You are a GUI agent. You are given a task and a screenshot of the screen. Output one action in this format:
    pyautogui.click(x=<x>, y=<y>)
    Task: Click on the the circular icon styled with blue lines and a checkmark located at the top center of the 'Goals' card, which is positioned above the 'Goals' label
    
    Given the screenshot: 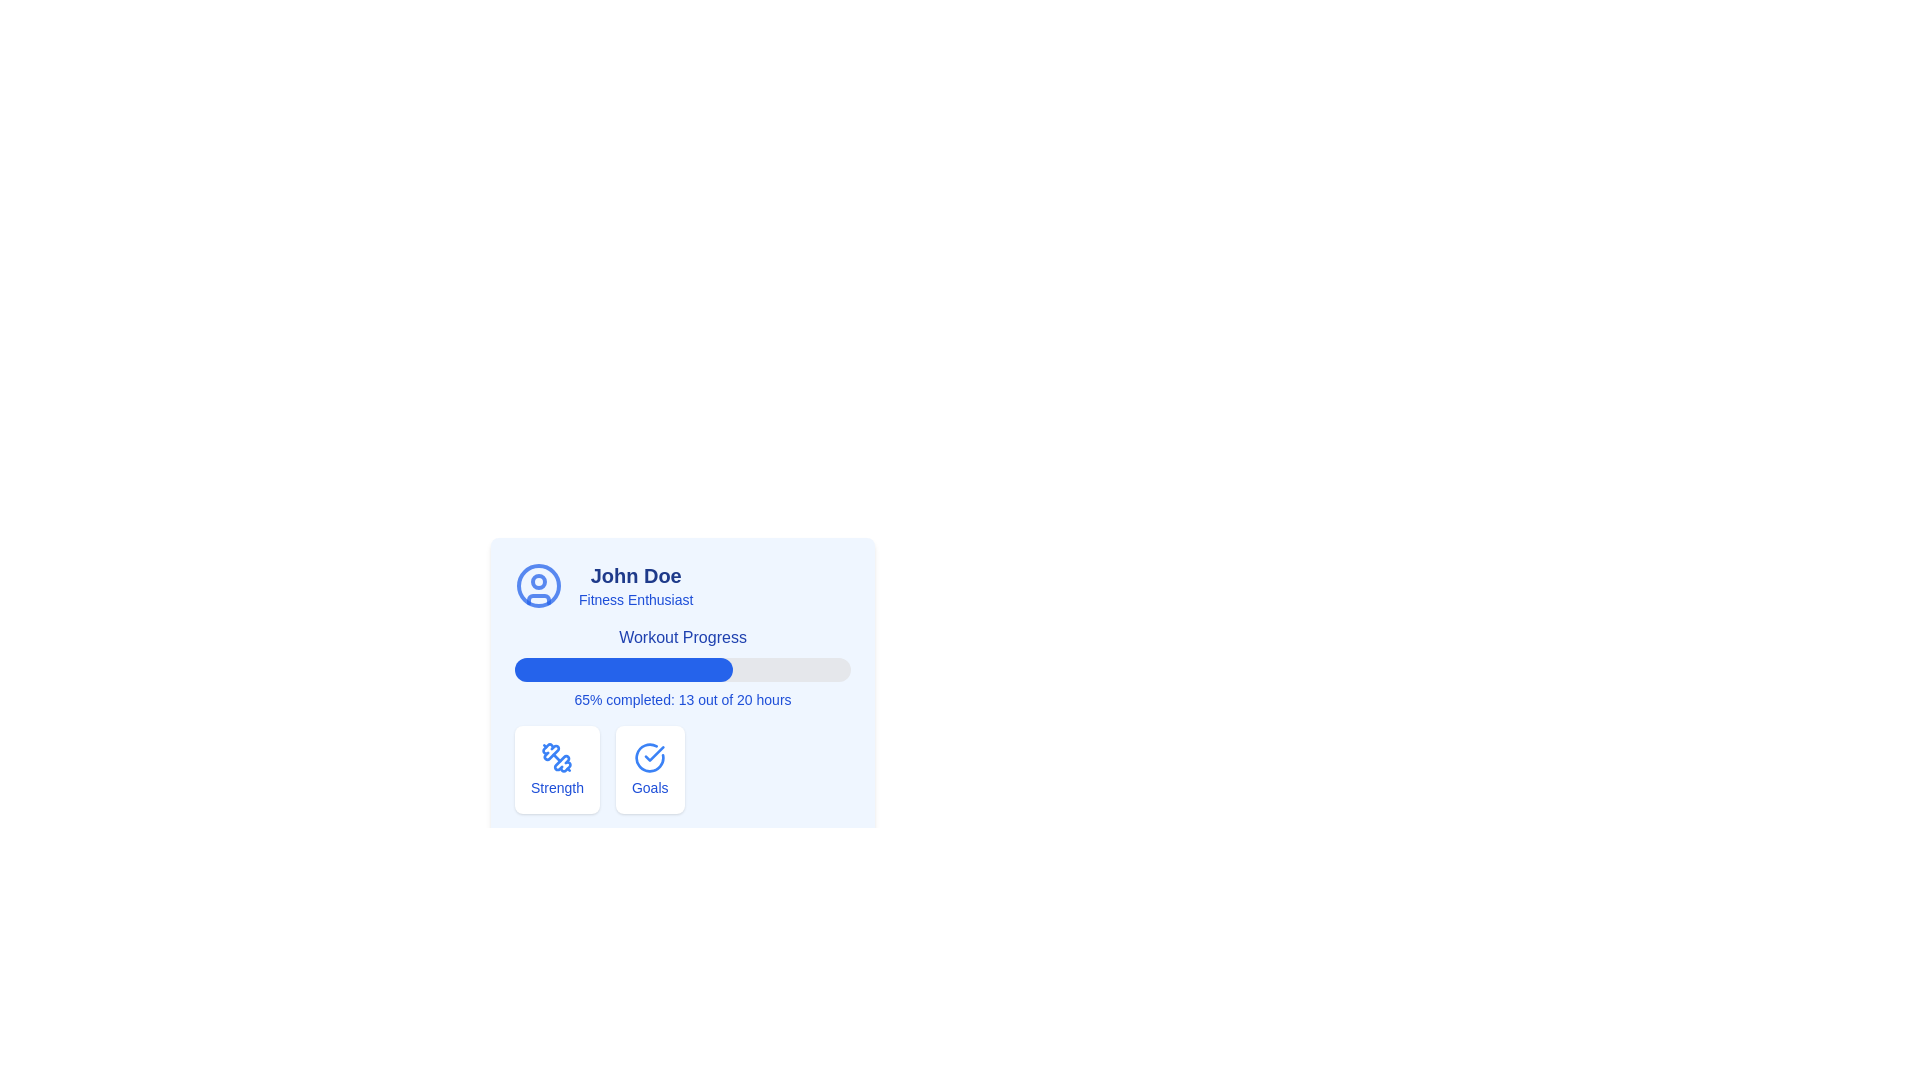 What is the action you would take?
    pyautogui.click(x=650, y=758)
    